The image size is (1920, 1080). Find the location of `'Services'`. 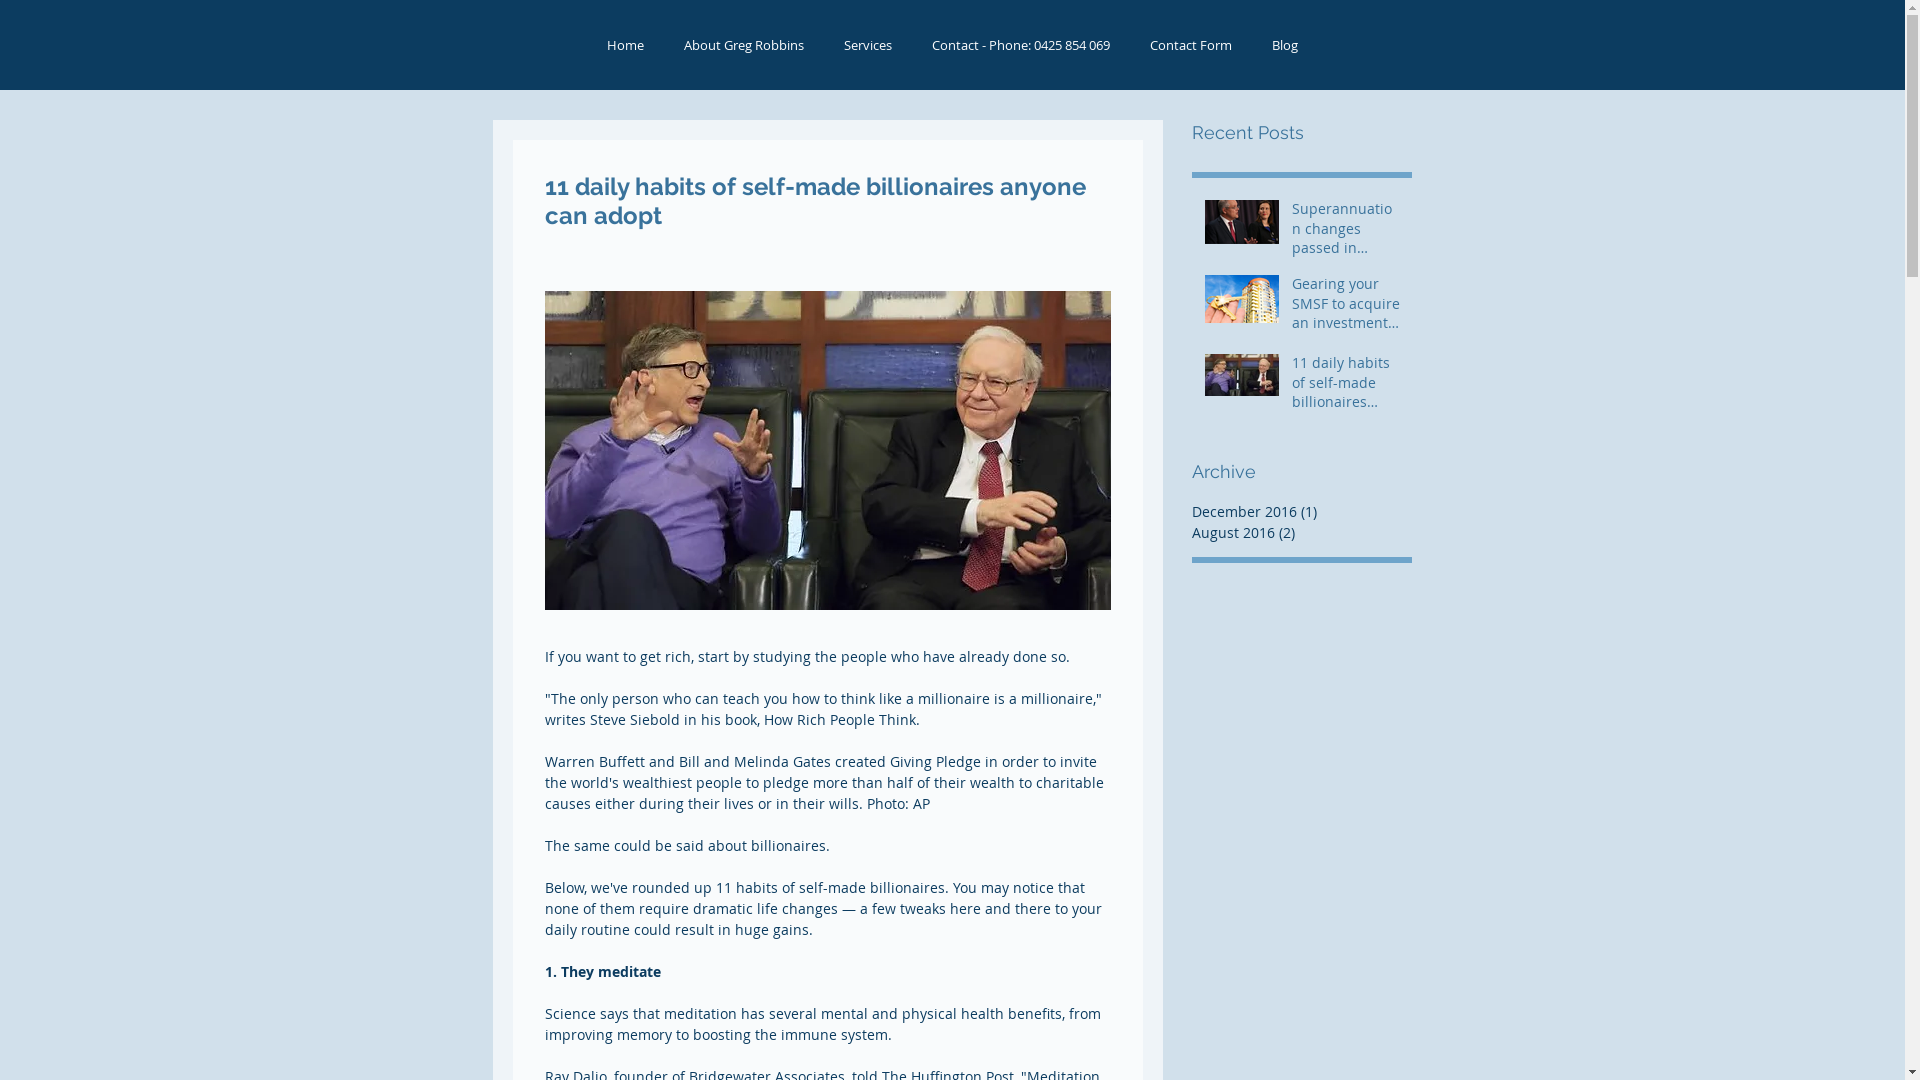

'Services' is located at coordinates (868, 45).